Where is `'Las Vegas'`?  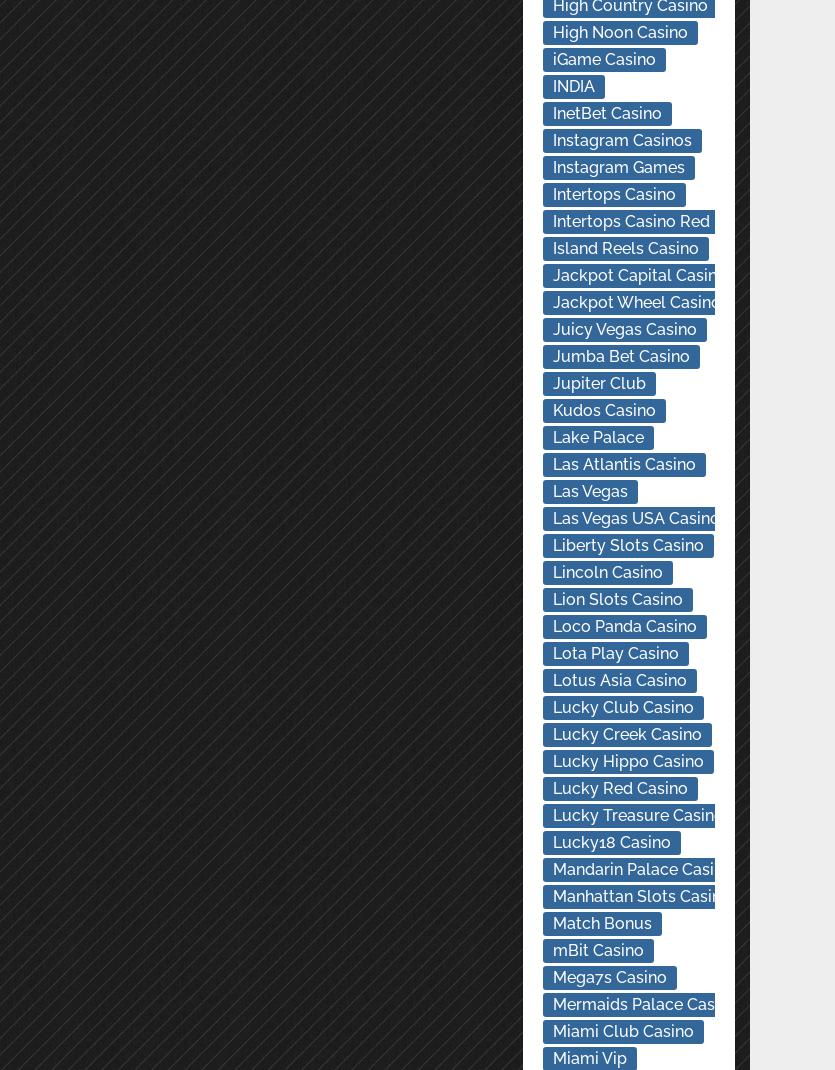
'Las Vegas' is located at coordinates (588, 491).